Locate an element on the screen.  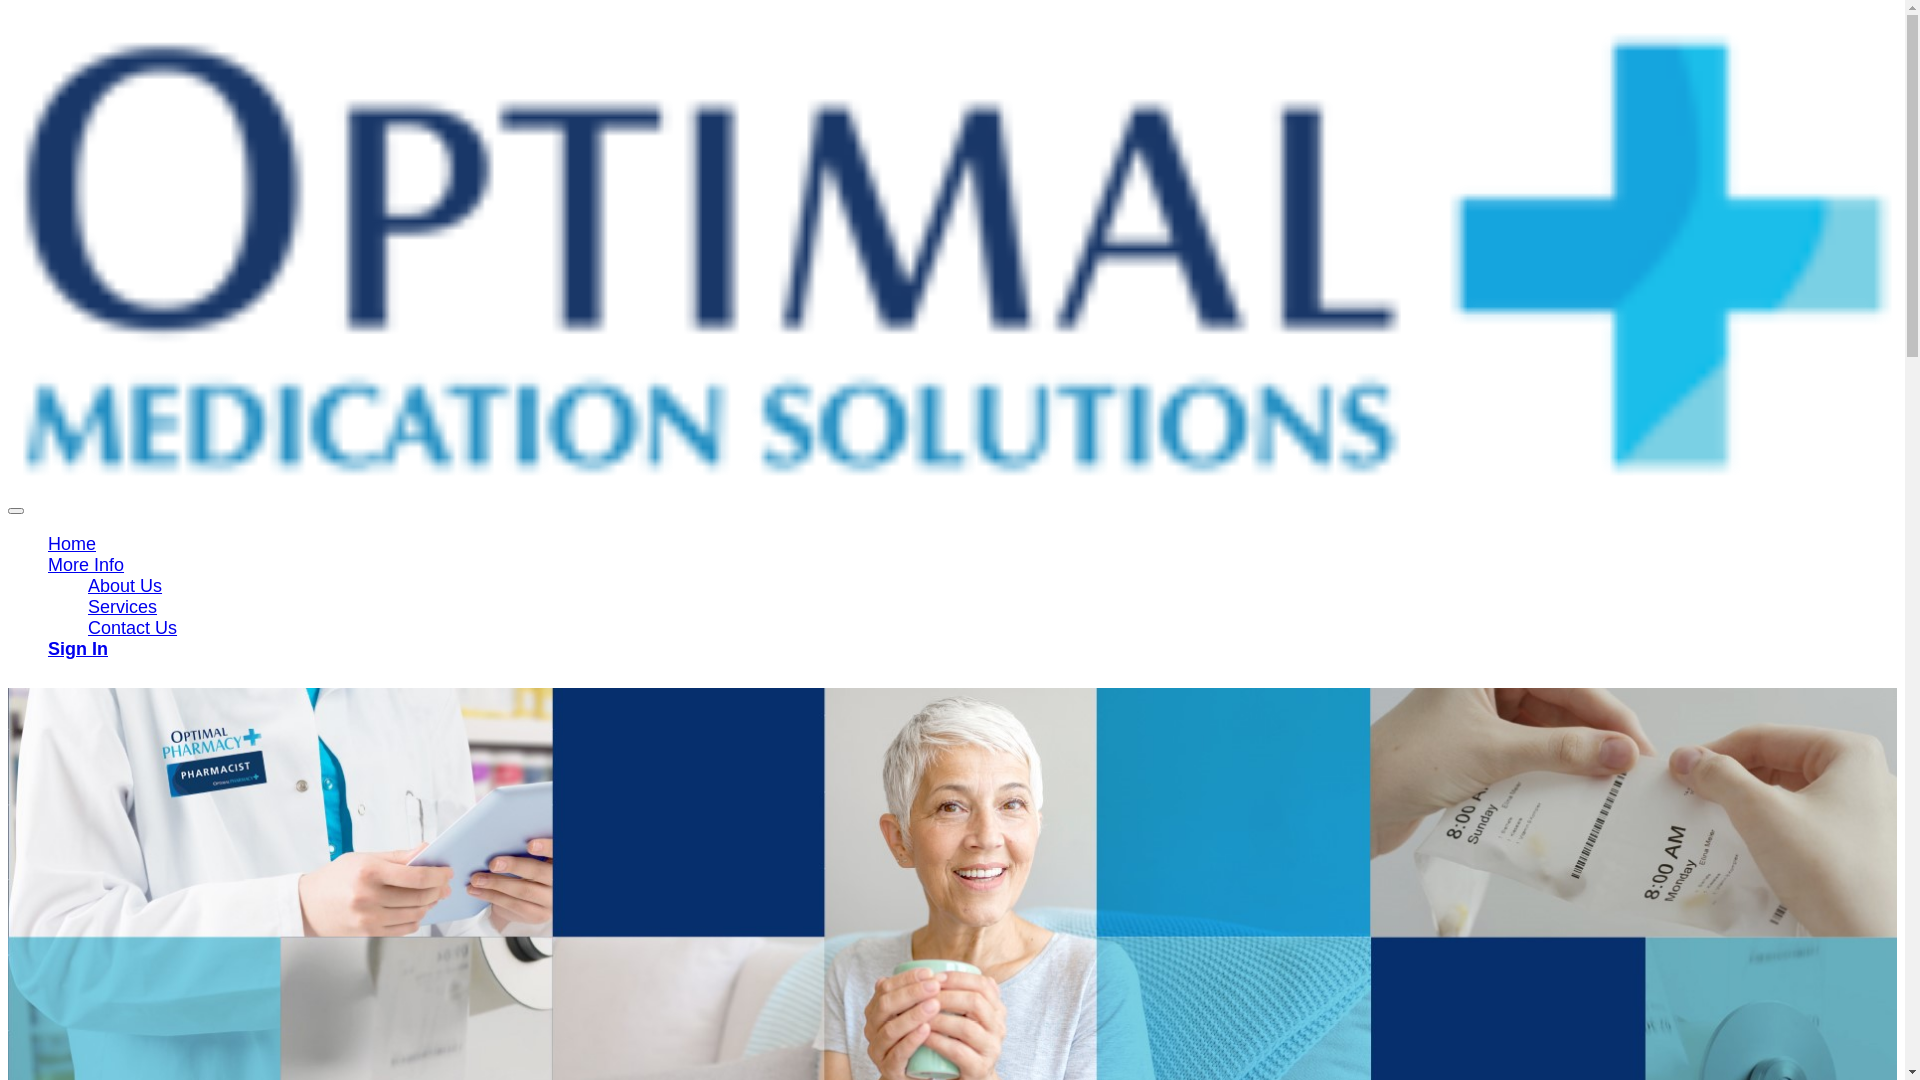
'Home' is located at coordinates (72, 543).